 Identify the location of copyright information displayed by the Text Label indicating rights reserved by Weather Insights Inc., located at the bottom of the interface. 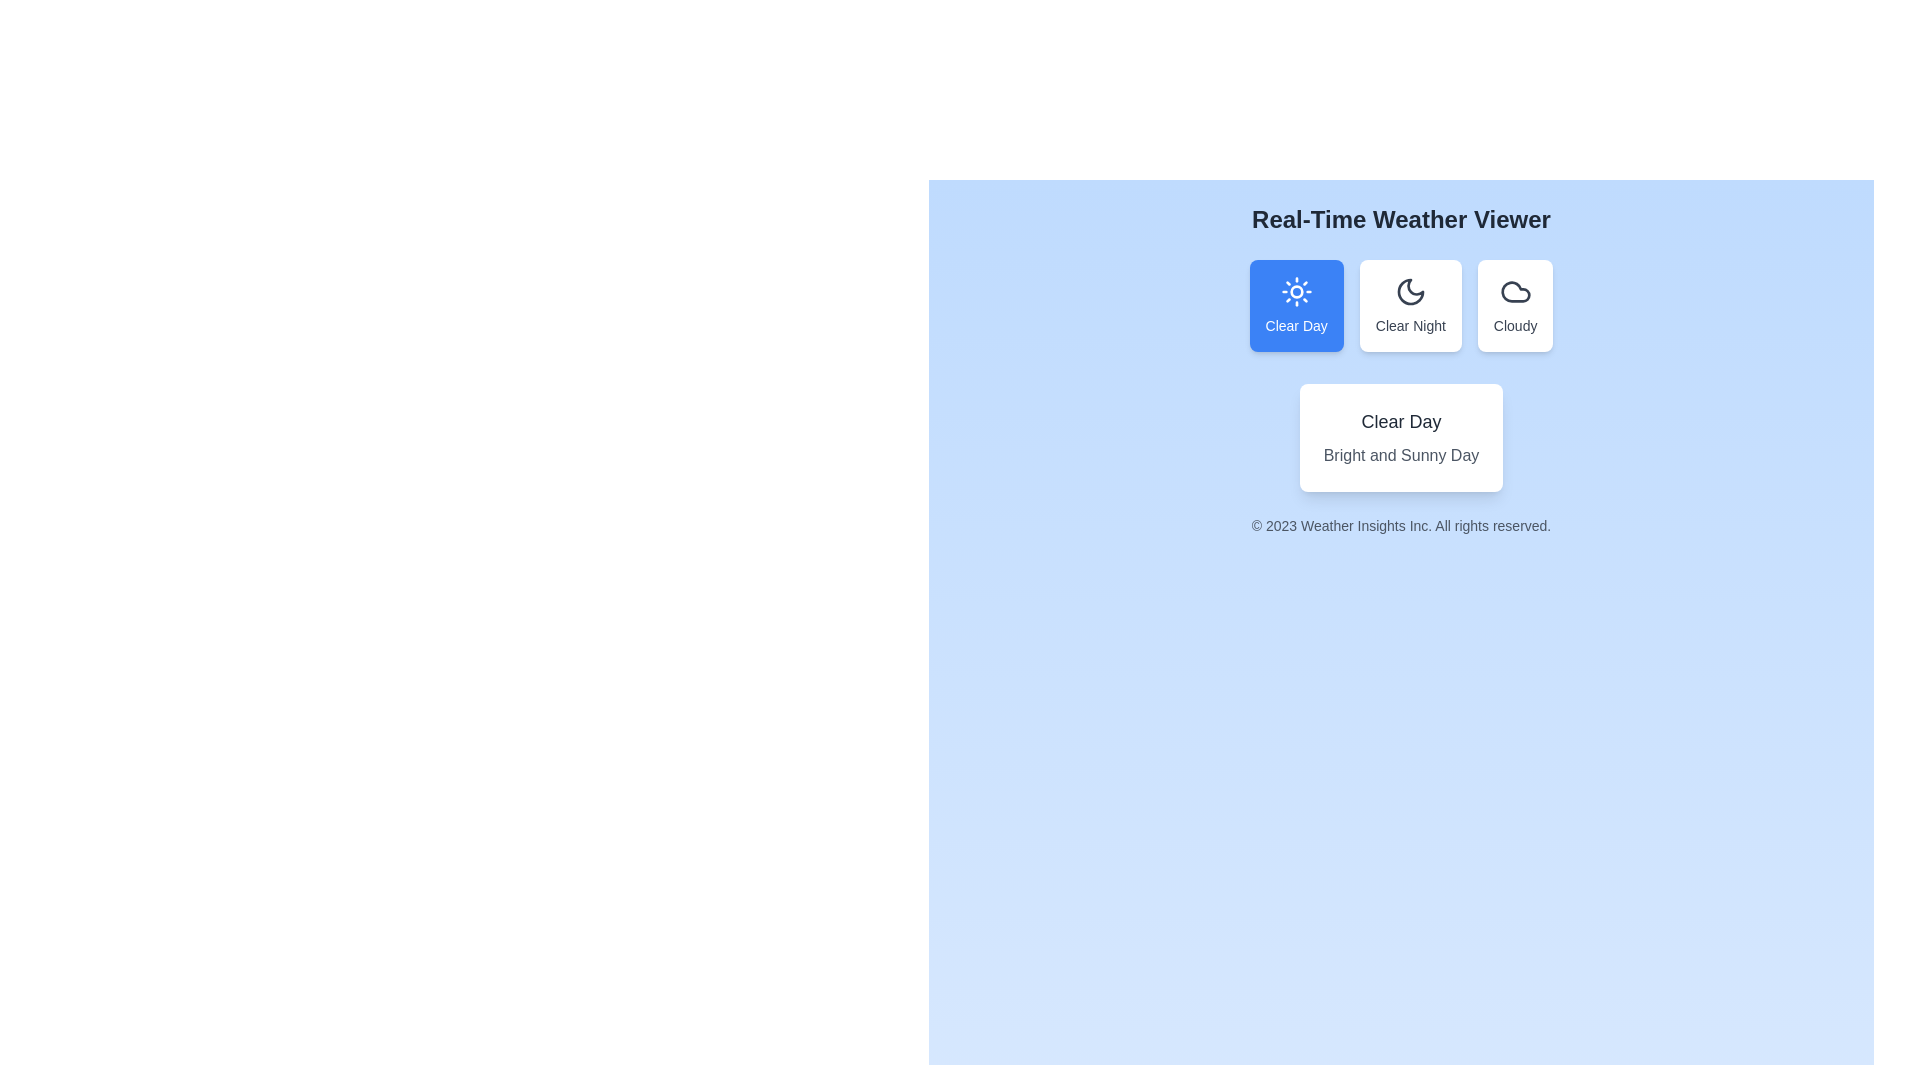
(1400, 524).